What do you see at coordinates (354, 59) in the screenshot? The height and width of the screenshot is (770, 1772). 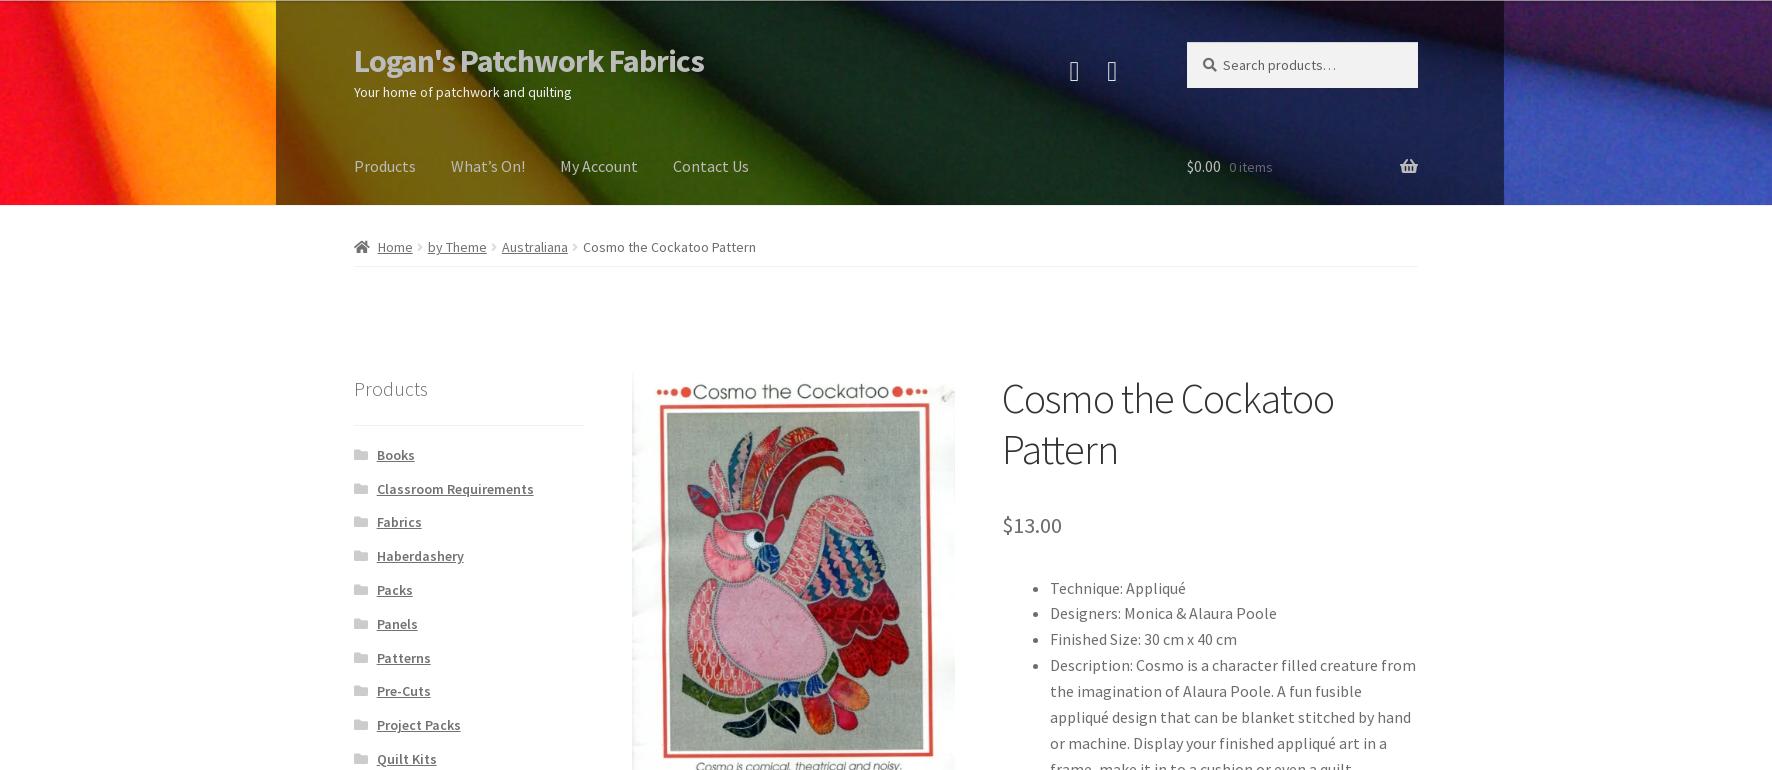 I see `'Logan's Patchwork Fabrics'` at bounding box center [354, 59].